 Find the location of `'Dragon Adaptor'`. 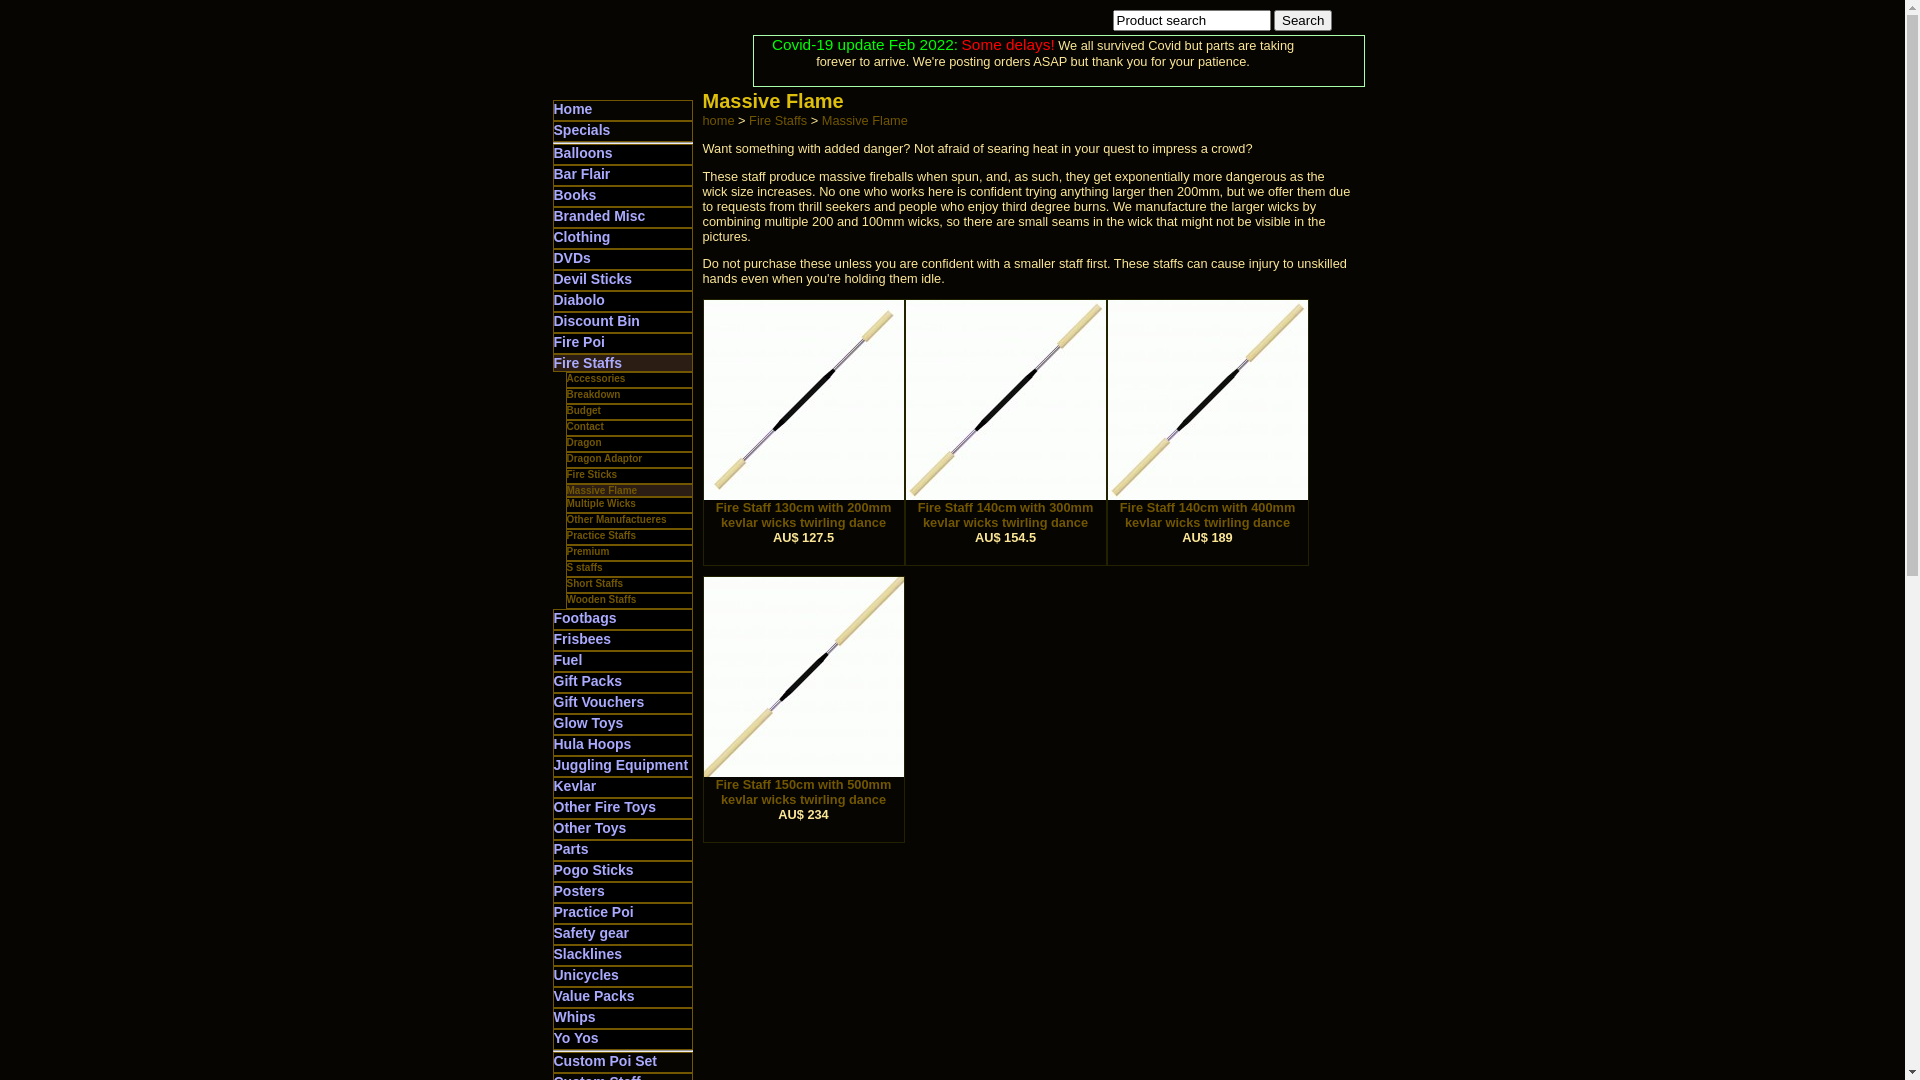

'Dragon Adaptor' is located at coordinates (603, 458).